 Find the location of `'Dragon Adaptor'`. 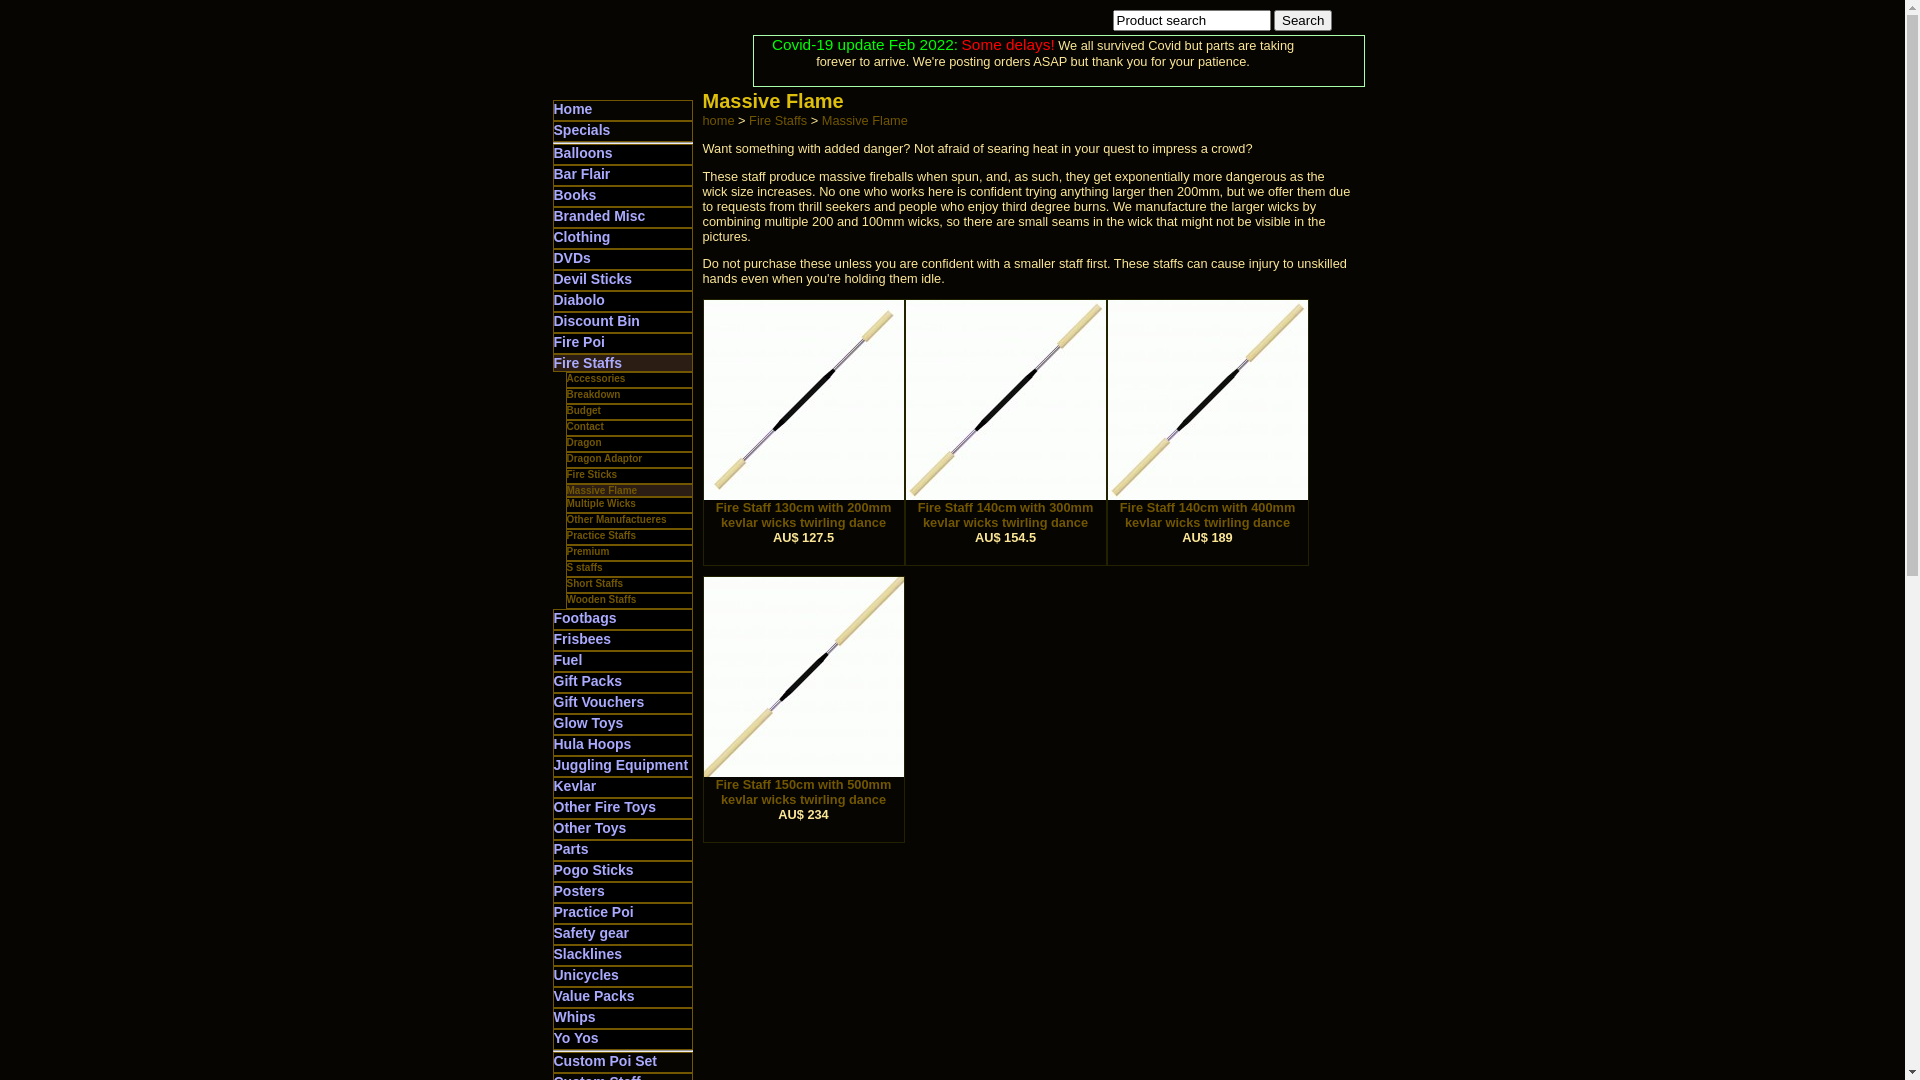

'Dragon Adaptor' is located at coordinates (603, 458).